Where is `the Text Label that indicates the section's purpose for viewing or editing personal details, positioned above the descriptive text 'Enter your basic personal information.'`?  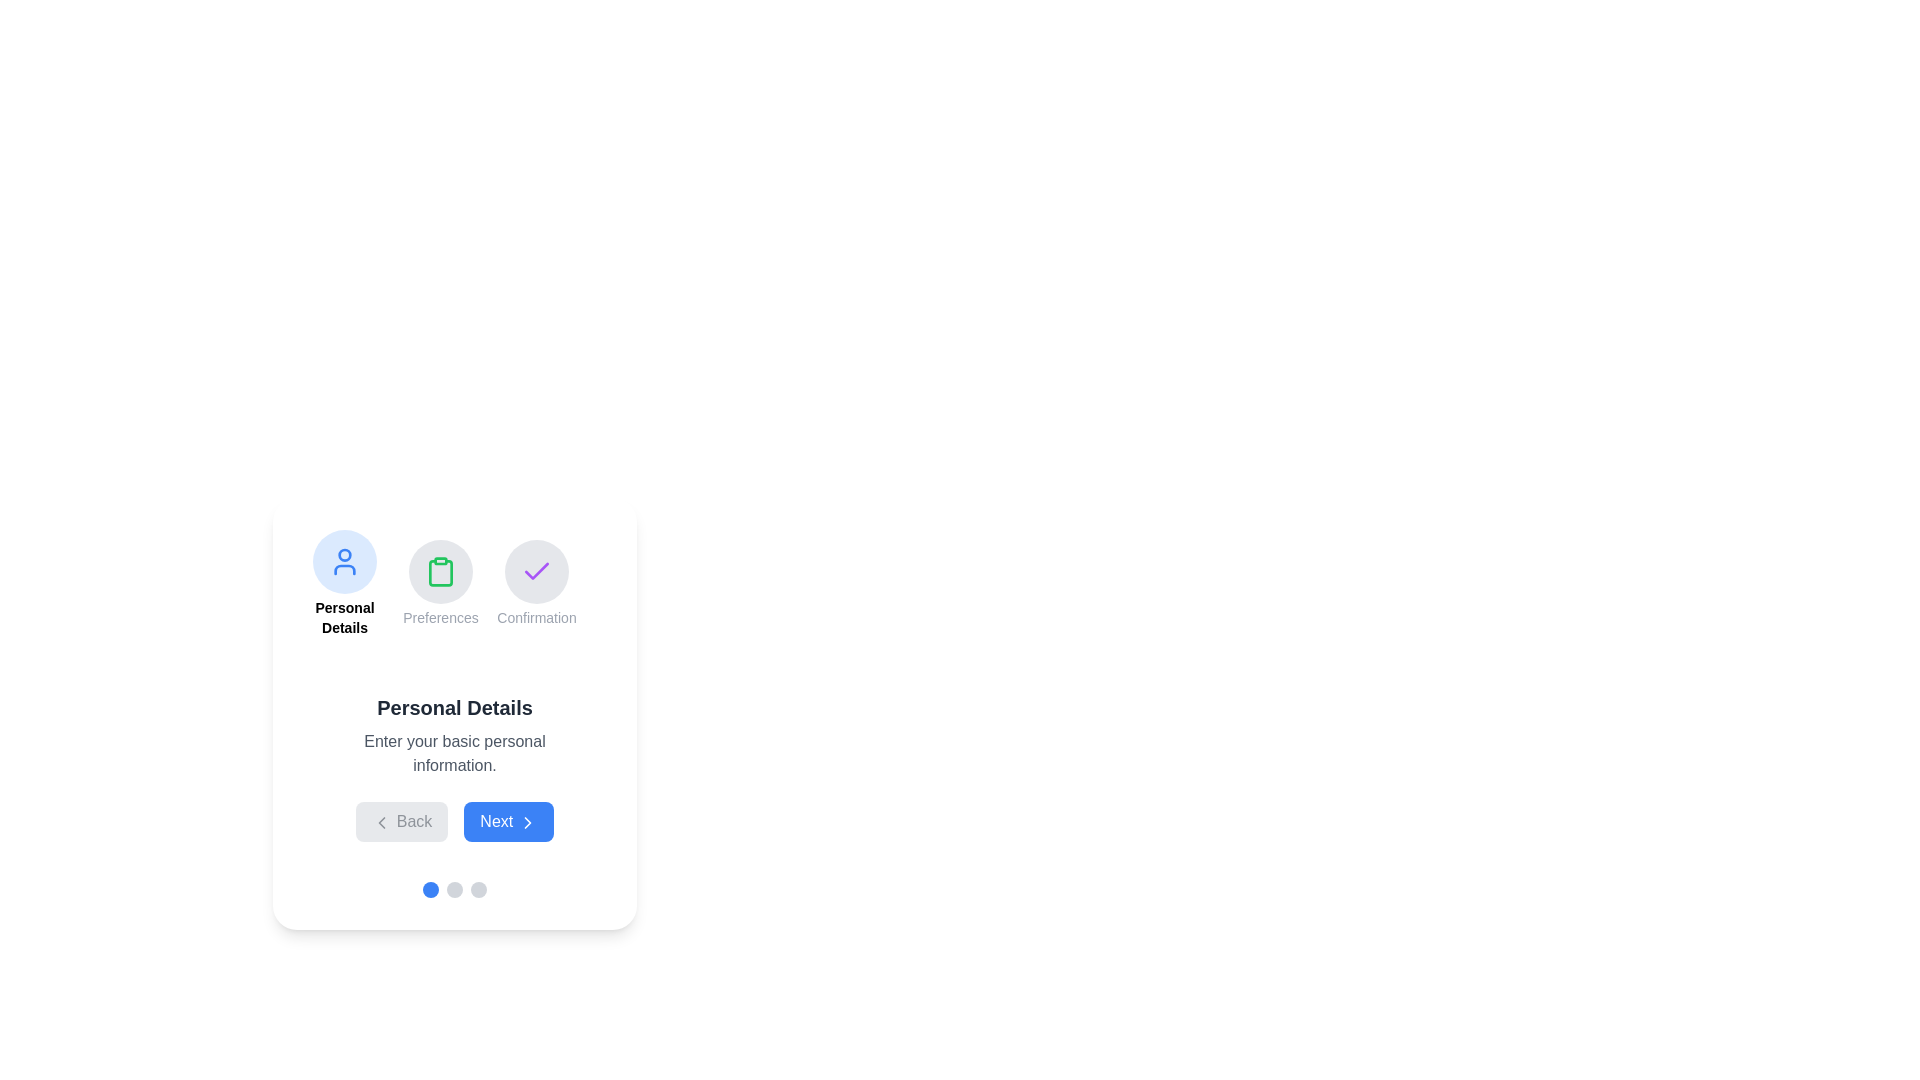 the Text Label that indicates the section's purpose for viewing or editing personal details, positioned above the descriptive text 'Enter your basic personal information.' is located at coordinates (454, 707).